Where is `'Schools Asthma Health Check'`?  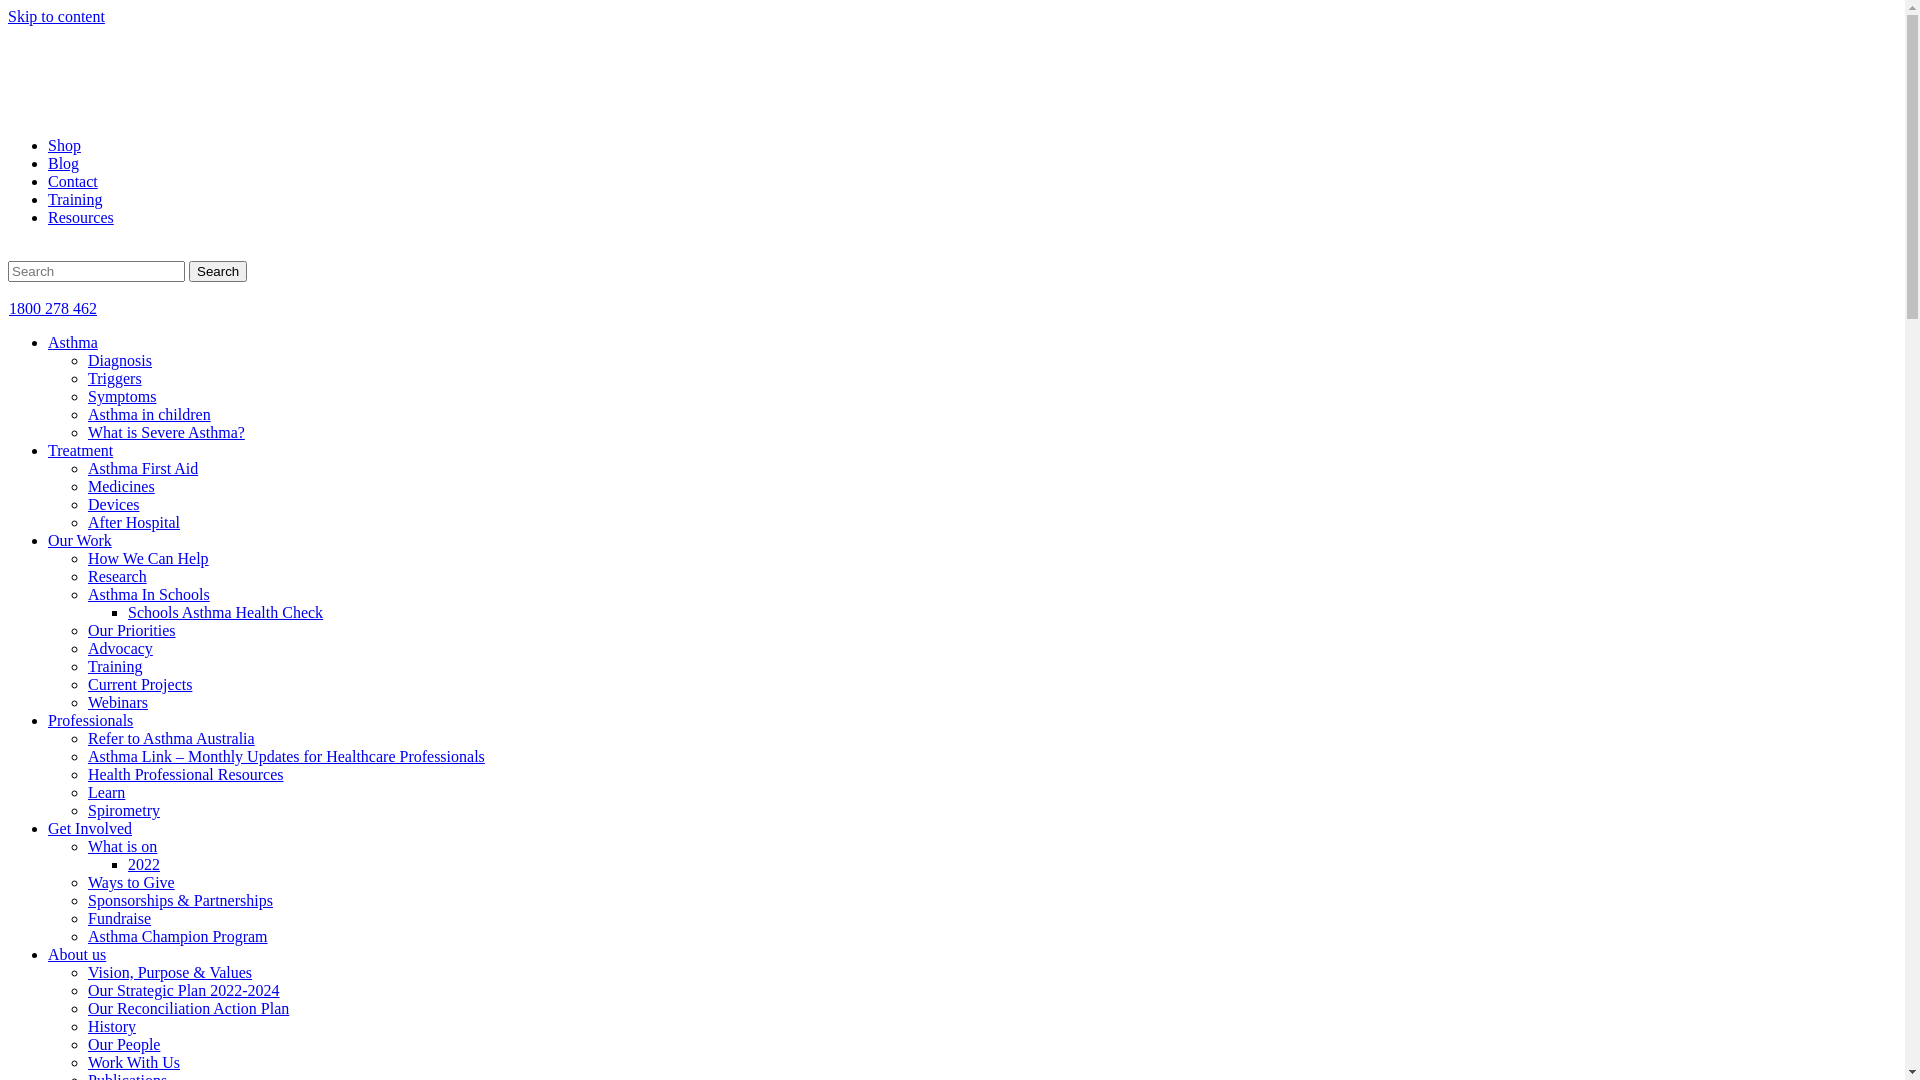 'Schools Asthma Health Check' is located at coordinates (225, 611).